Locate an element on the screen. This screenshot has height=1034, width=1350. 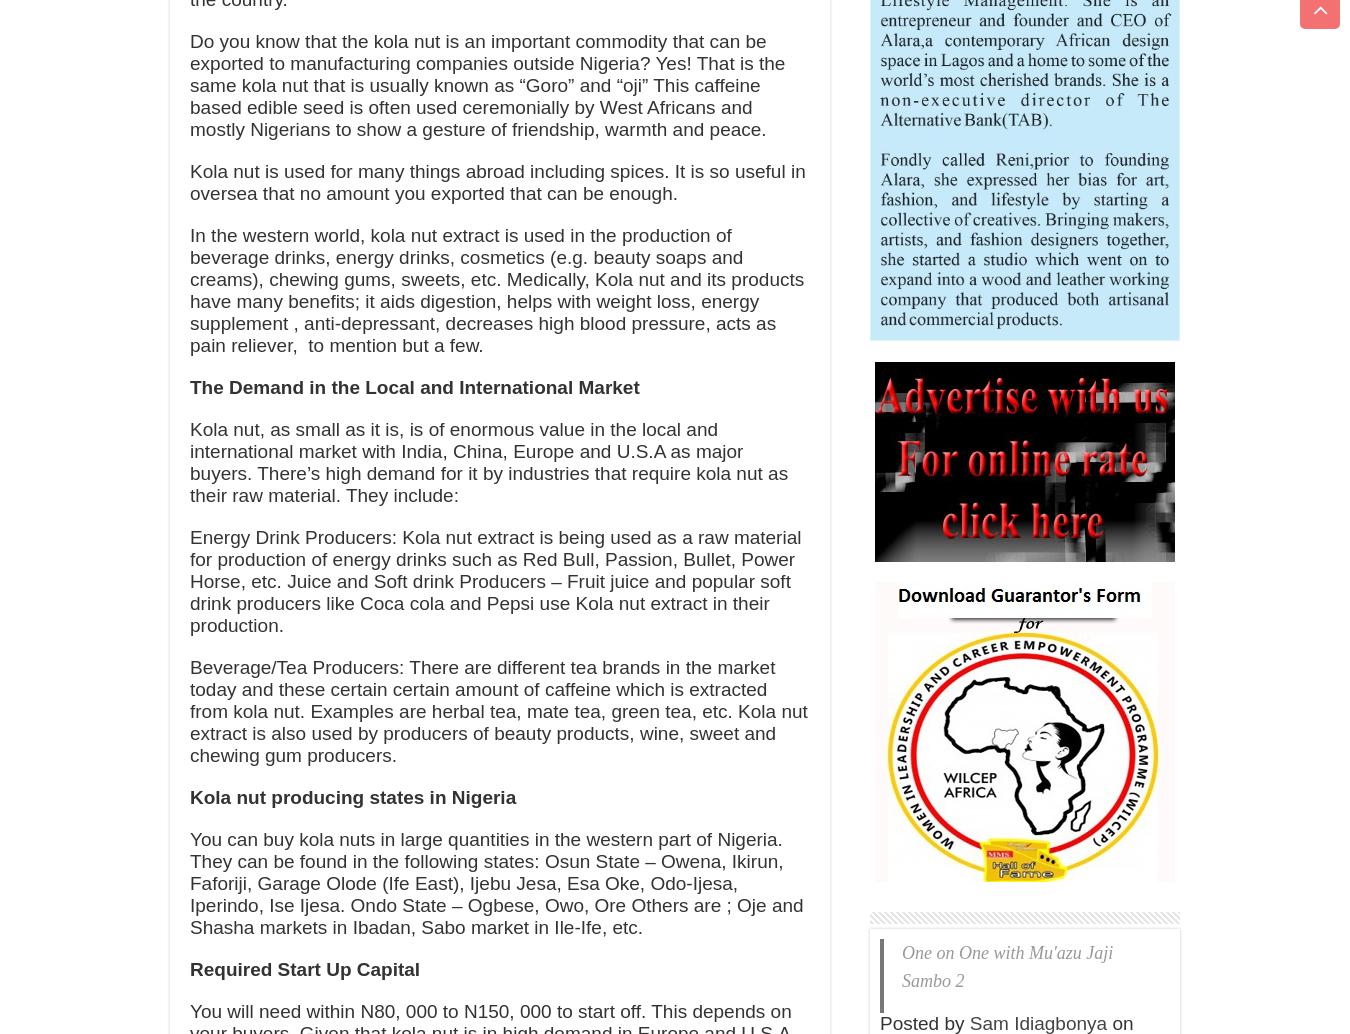
'Beverage/Tea Producers: There are different tea brands in the market today and these certain certain amount of caffeine which is extracted from kola nut. Examples are herbal tea, mate tea, green tea, etc. Kola nut extract is also used by producers of beauty products, wine, sweet and chewing gum producers.' is located at coordinates (189, 711).